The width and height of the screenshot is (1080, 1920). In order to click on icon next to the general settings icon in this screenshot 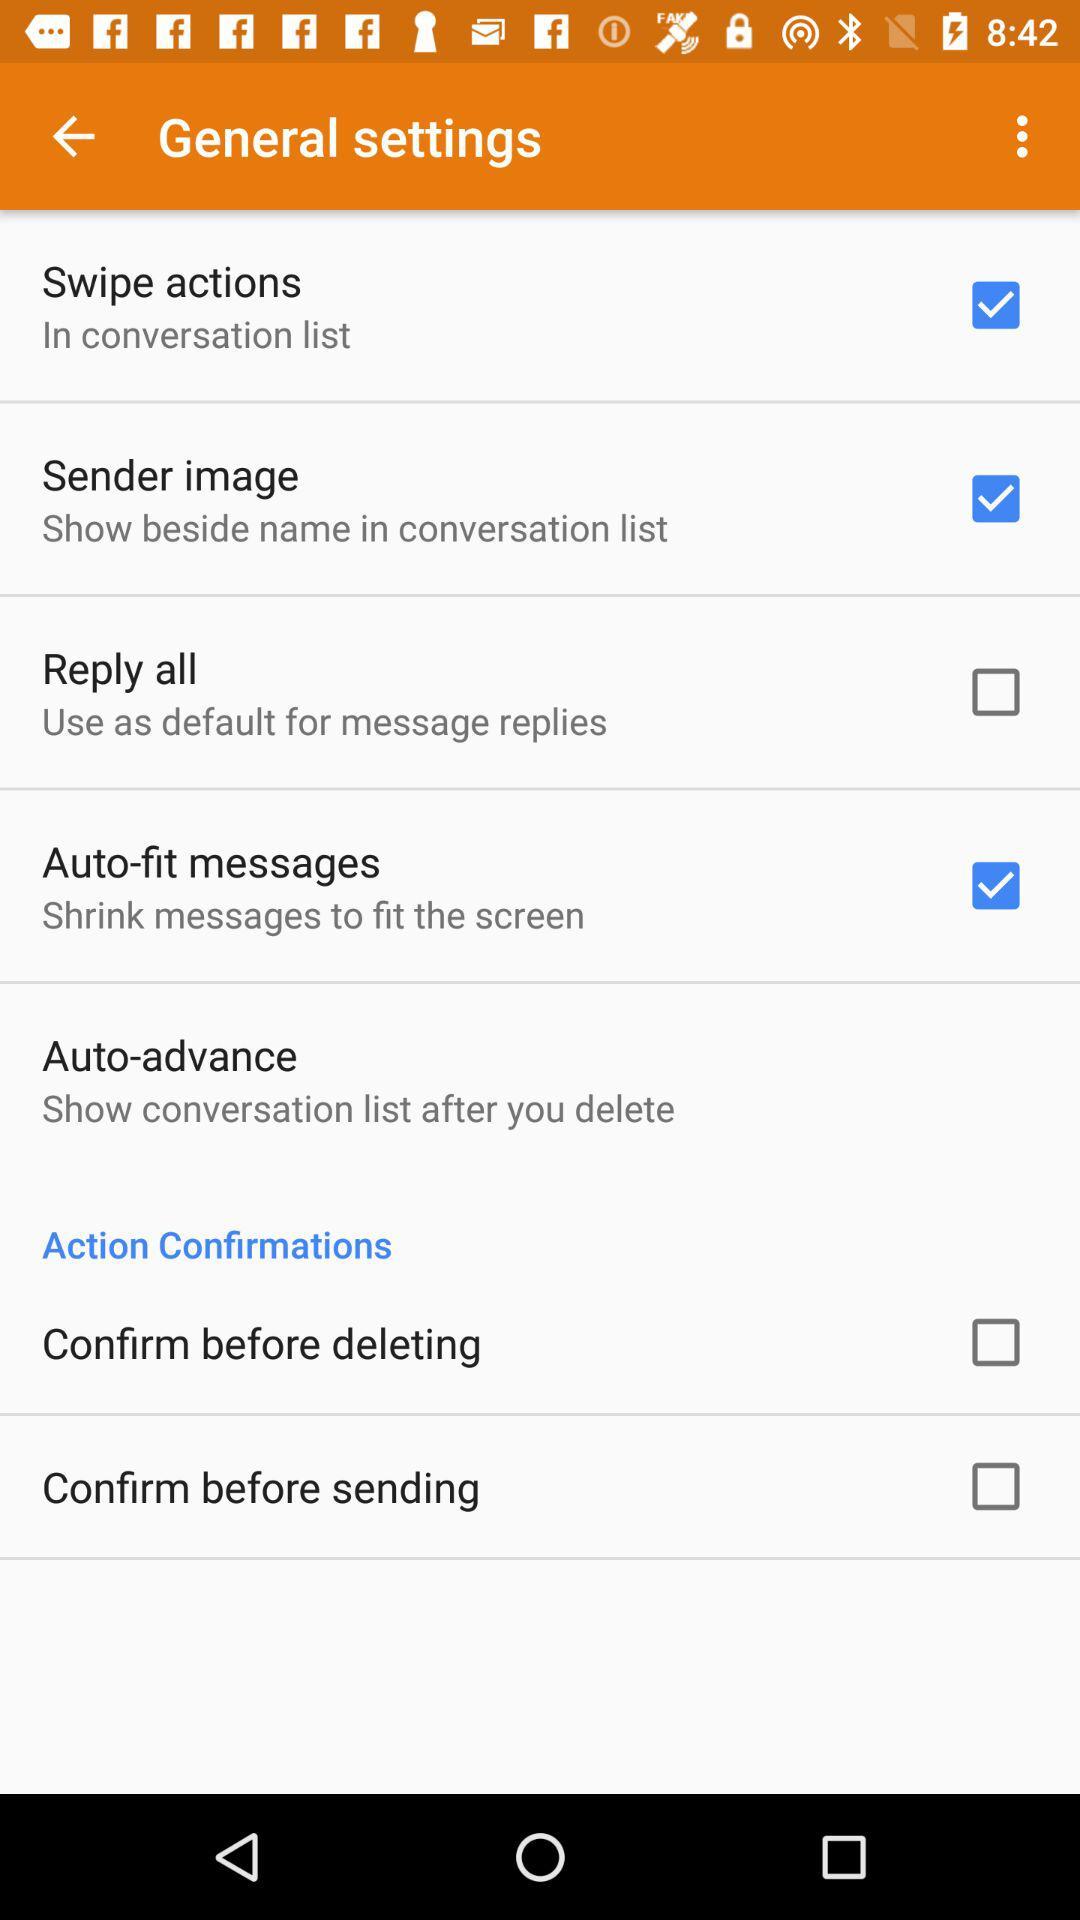, I will do `click(72, 135)`.